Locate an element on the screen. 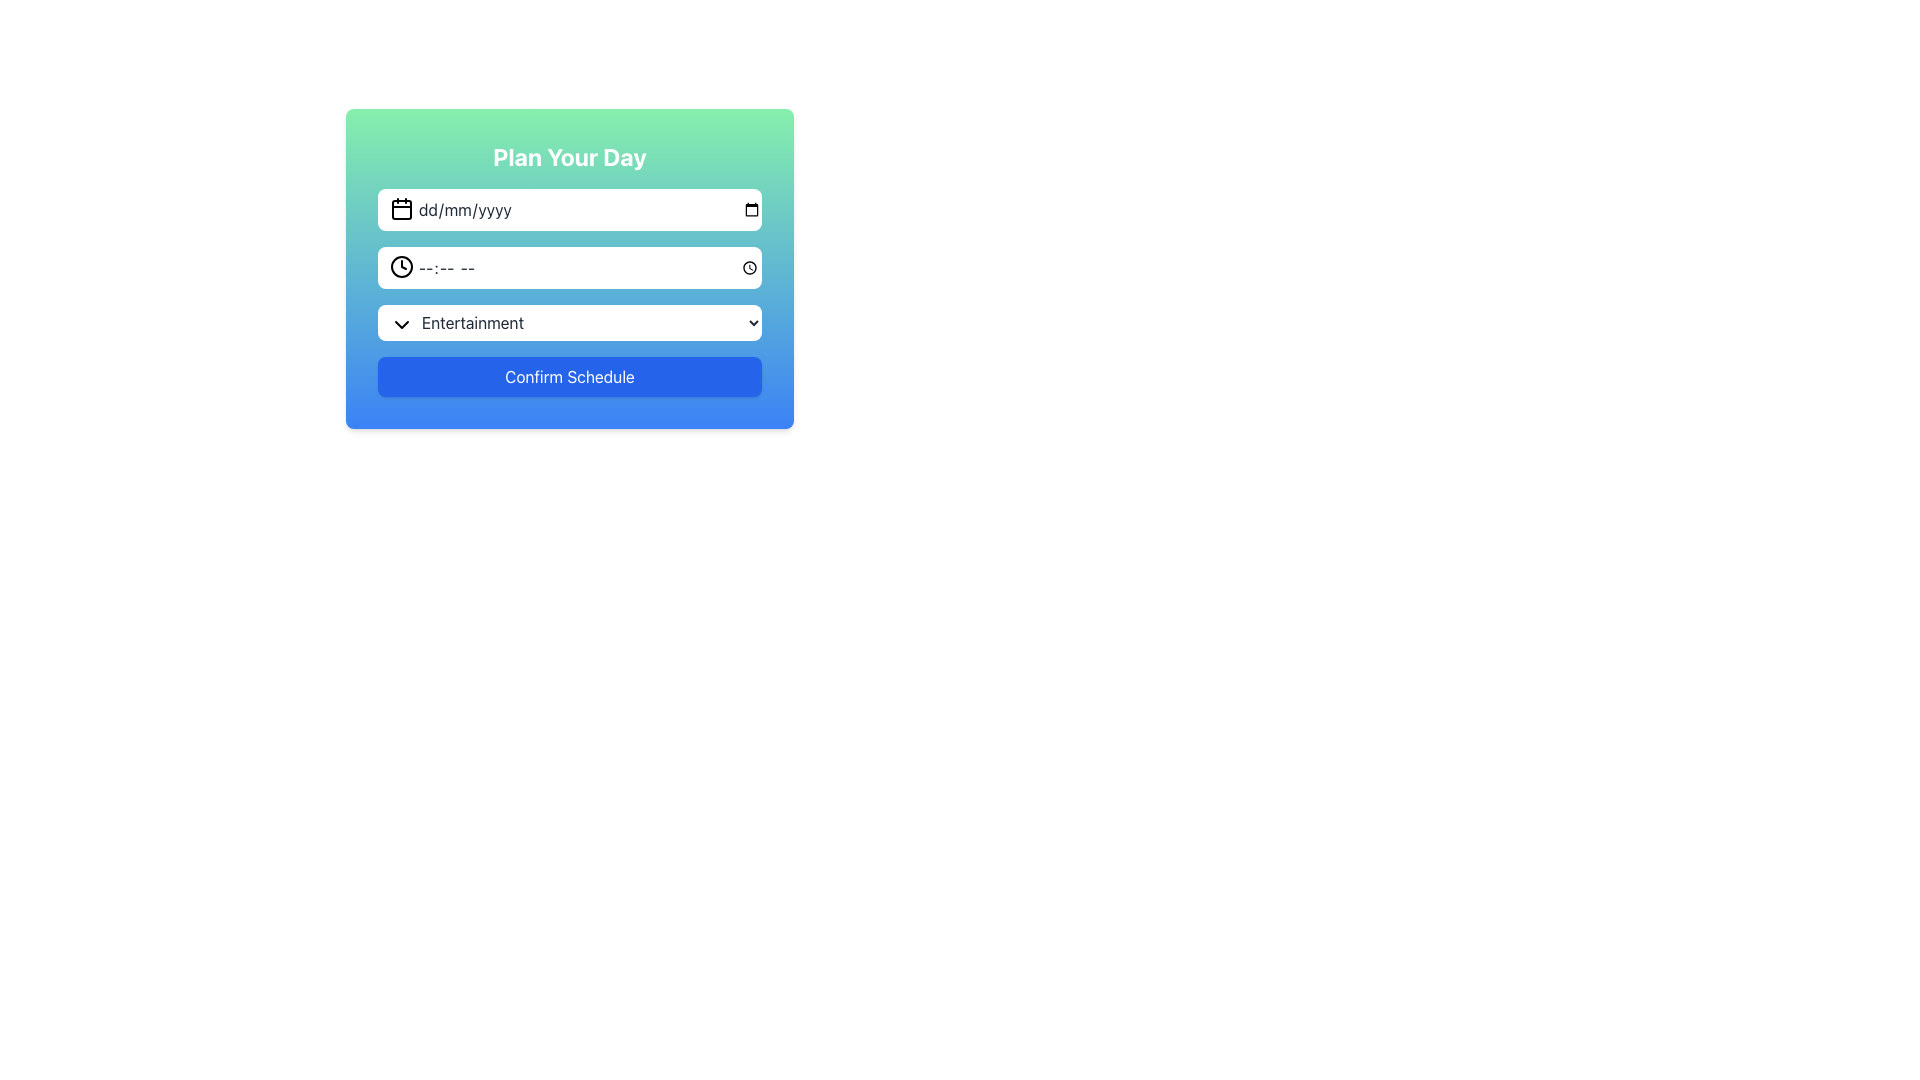 This screenshot has width=1920, height=1080. an option from the 'Entertainment' dropdown menu located below the time selection field and above the 'Confirm Schedule' button is located at coordinates (569, 322).